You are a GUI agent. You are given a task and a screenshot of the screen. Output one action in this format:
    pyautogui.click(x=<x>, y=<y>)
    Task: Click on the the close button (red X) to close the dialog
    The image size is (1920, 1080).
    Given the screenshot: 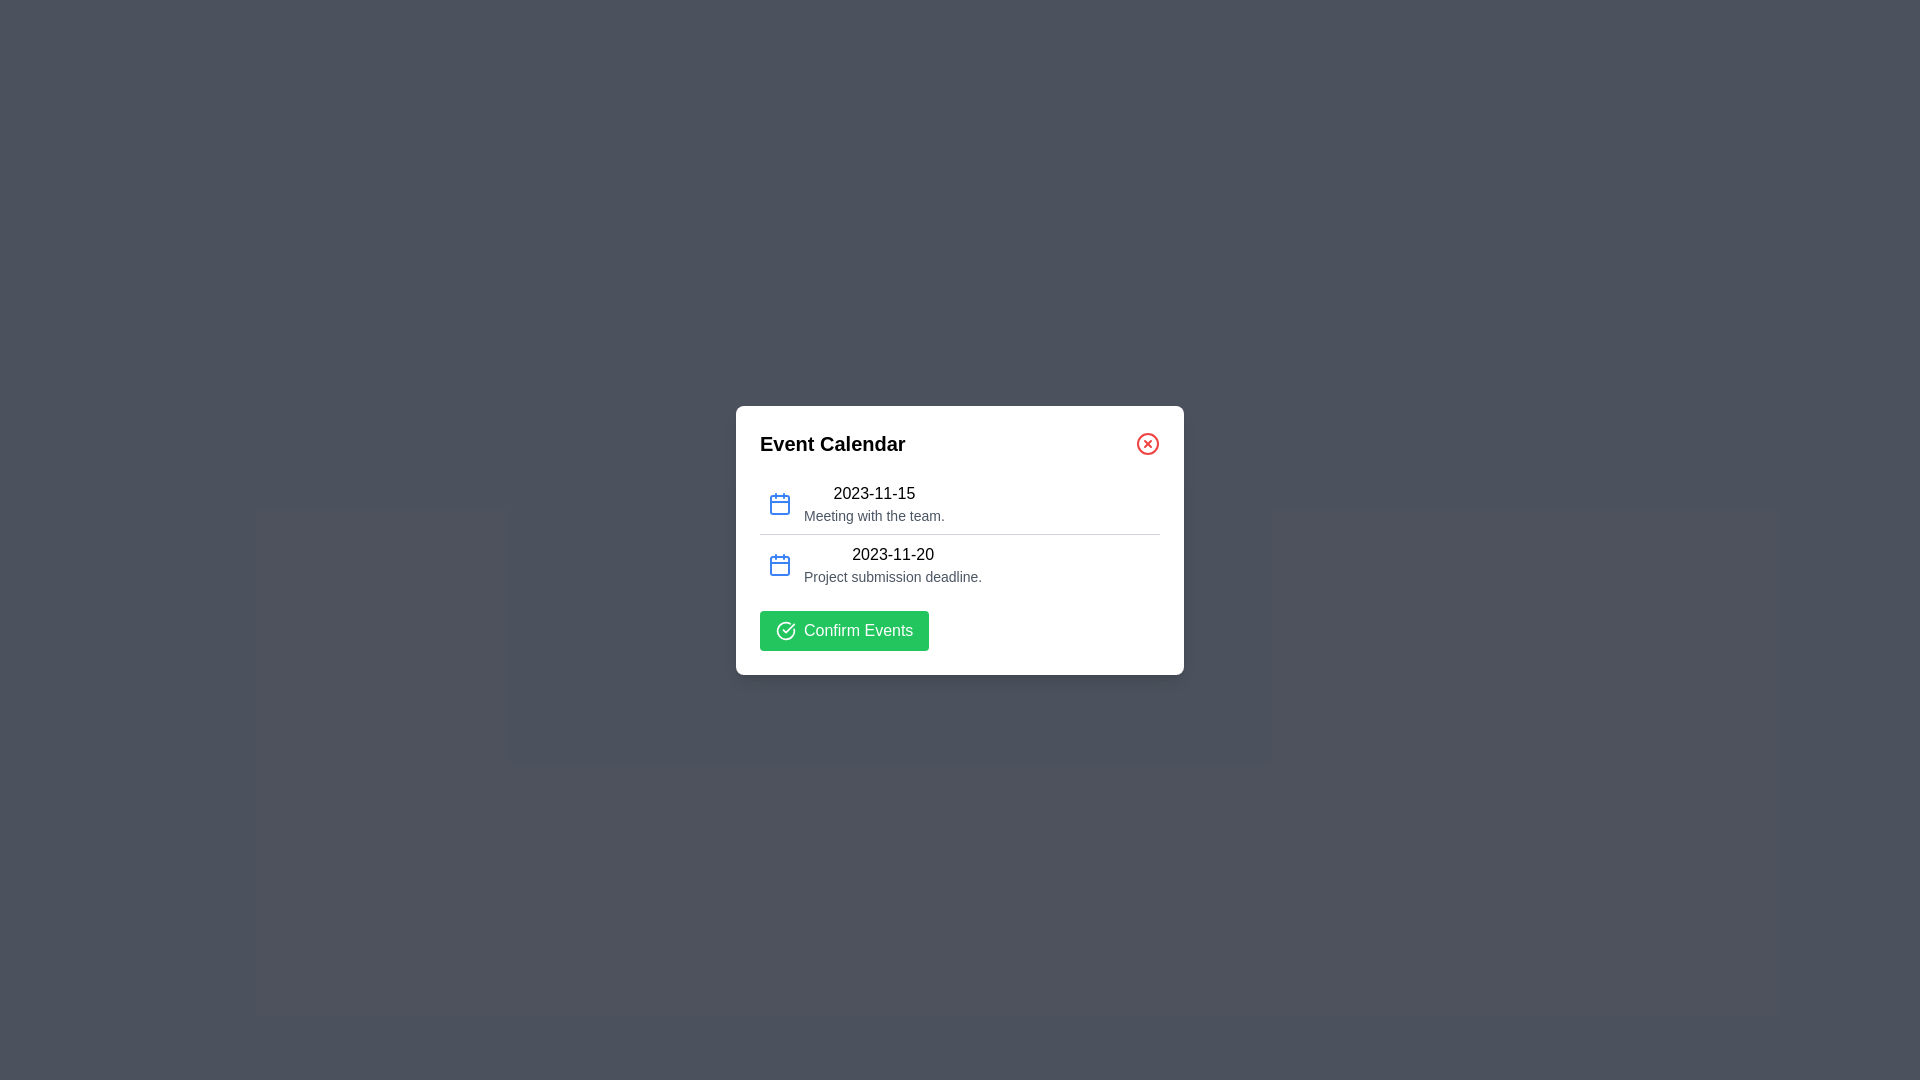 What is the action you would take?
    pyautogui.click(x=1147, y=442)
    